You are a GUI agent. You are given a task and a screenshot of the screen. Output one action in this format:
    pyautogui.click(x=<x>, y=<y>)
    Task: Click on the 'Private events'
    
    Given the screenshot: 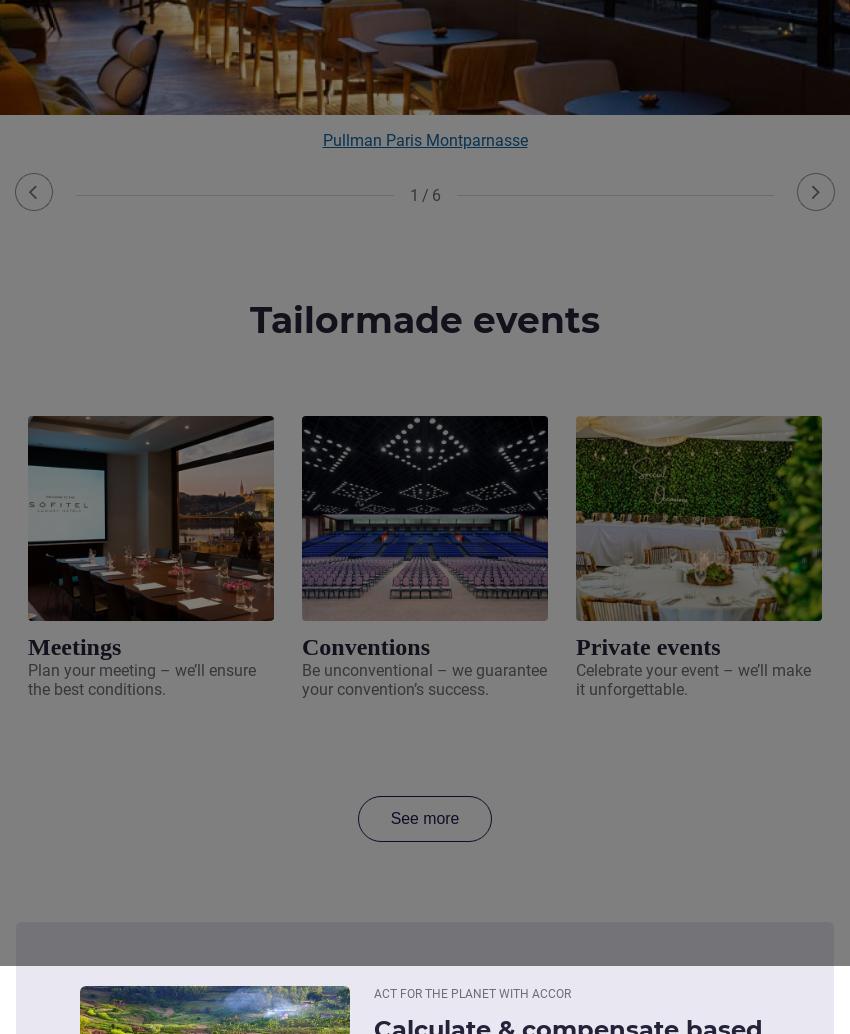 What is the action you would take?
    pyautogui.click(x=575, y=646)
    